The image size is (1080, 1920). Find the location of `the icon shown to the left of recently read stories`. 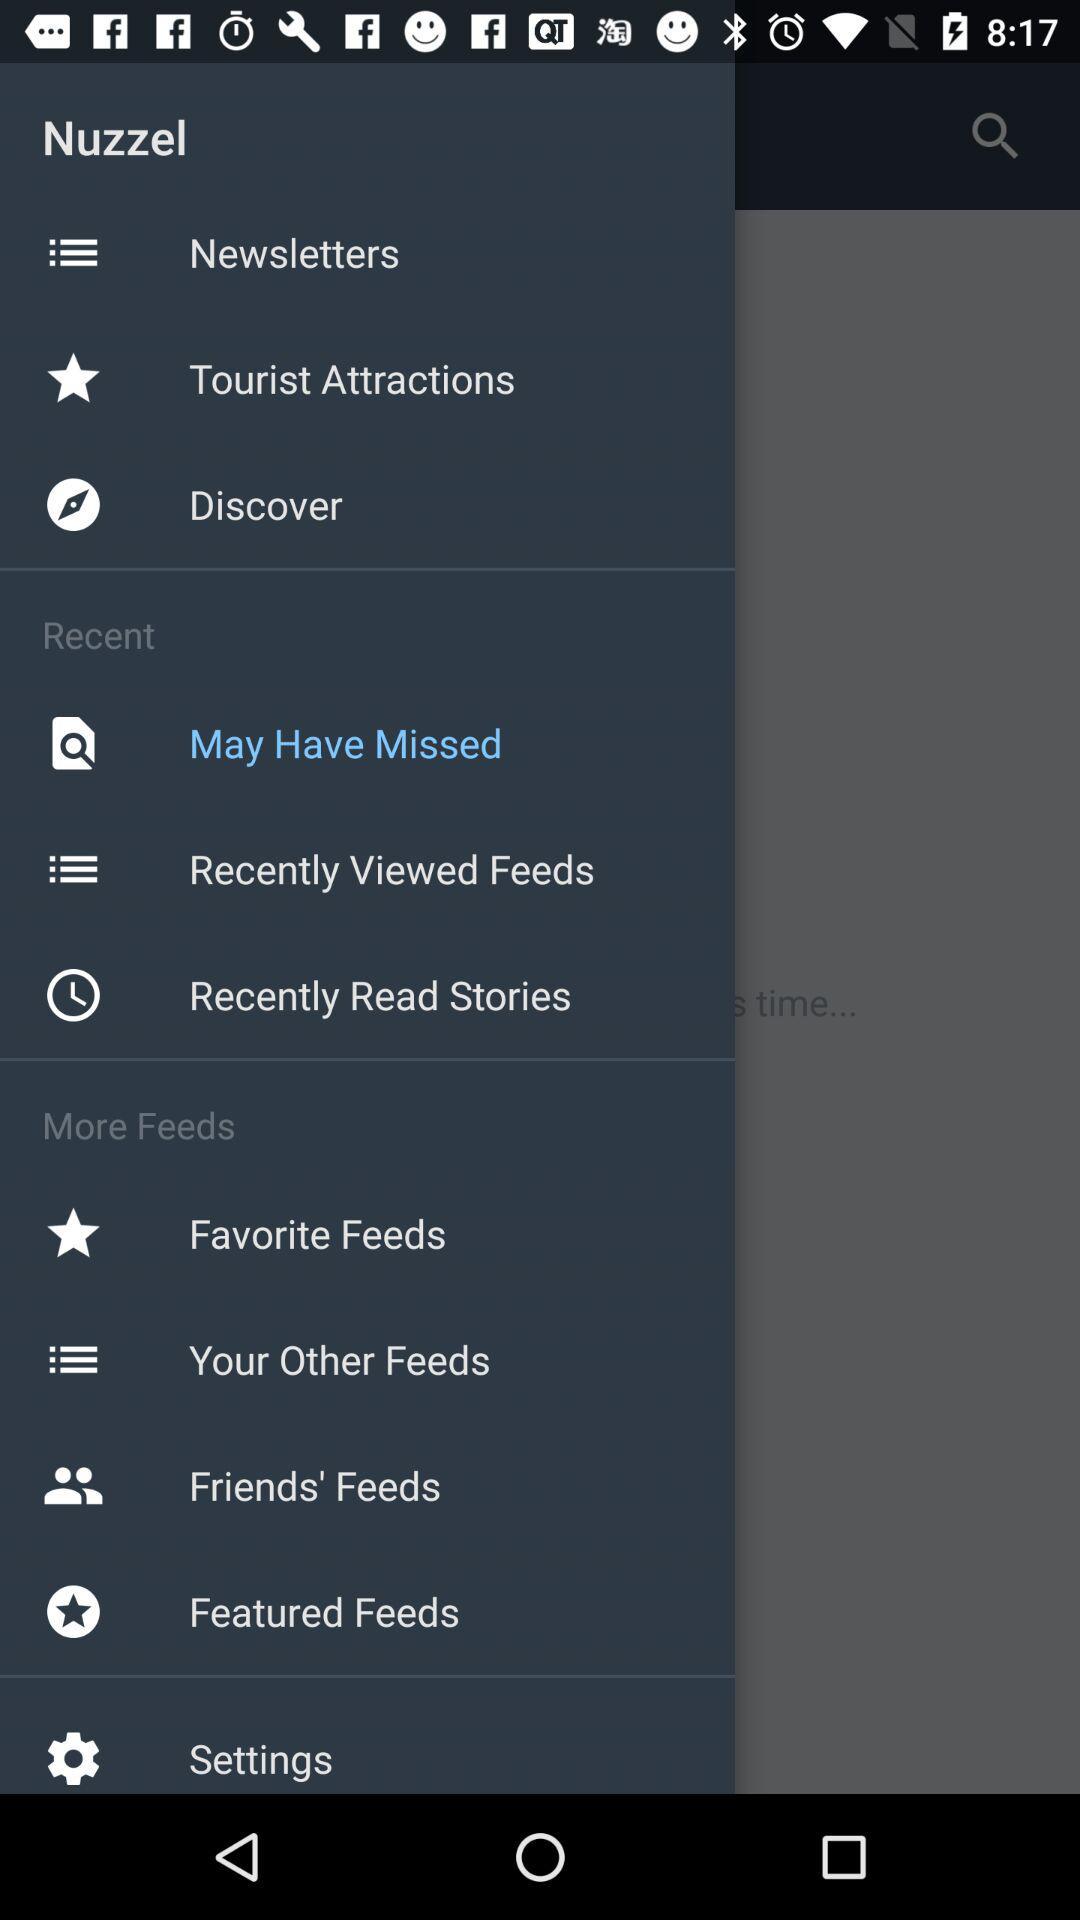

the icon shown to the left of recently read stories is located at coordinates (72, 995).